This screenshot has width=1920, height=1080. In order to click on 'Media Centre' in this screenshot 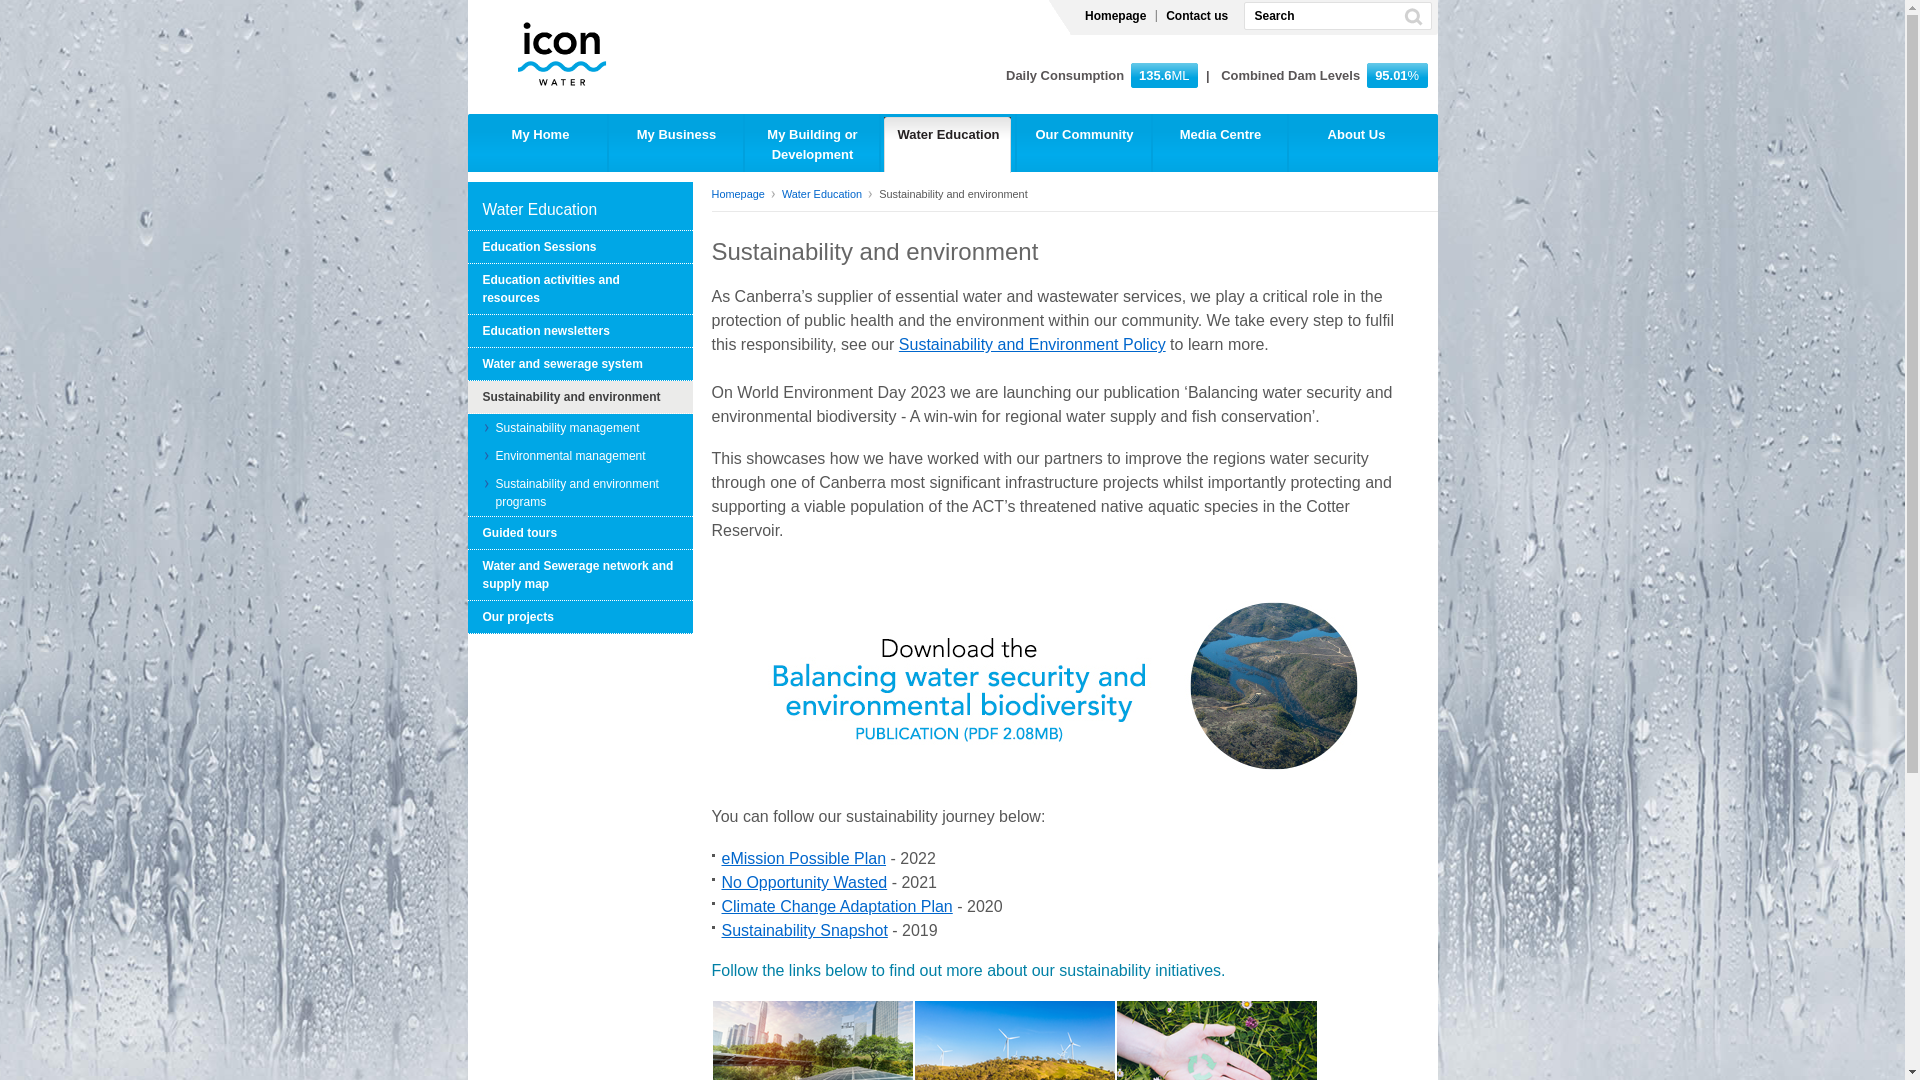, I will do `click(1218, 143)`.